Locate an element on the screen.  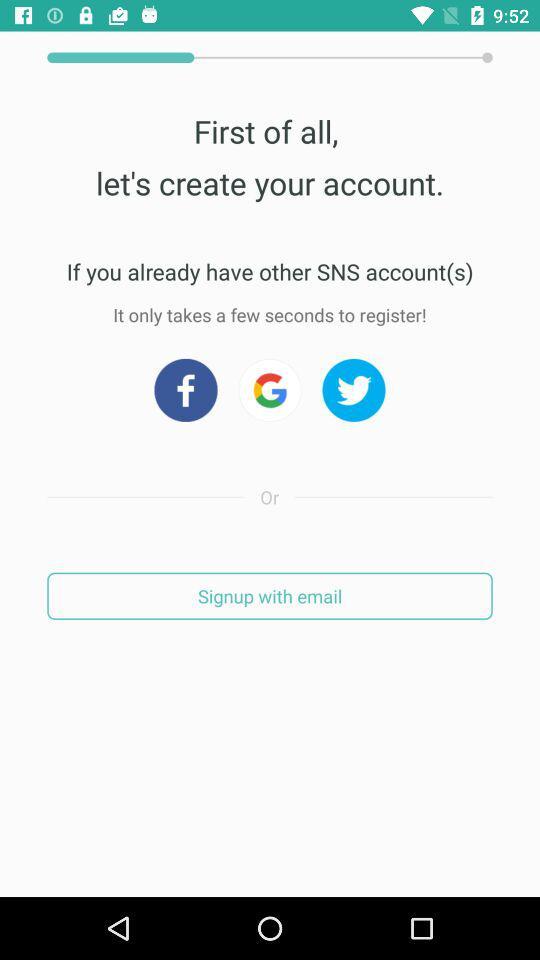
share to twitter is located at coordinates (353, 389).